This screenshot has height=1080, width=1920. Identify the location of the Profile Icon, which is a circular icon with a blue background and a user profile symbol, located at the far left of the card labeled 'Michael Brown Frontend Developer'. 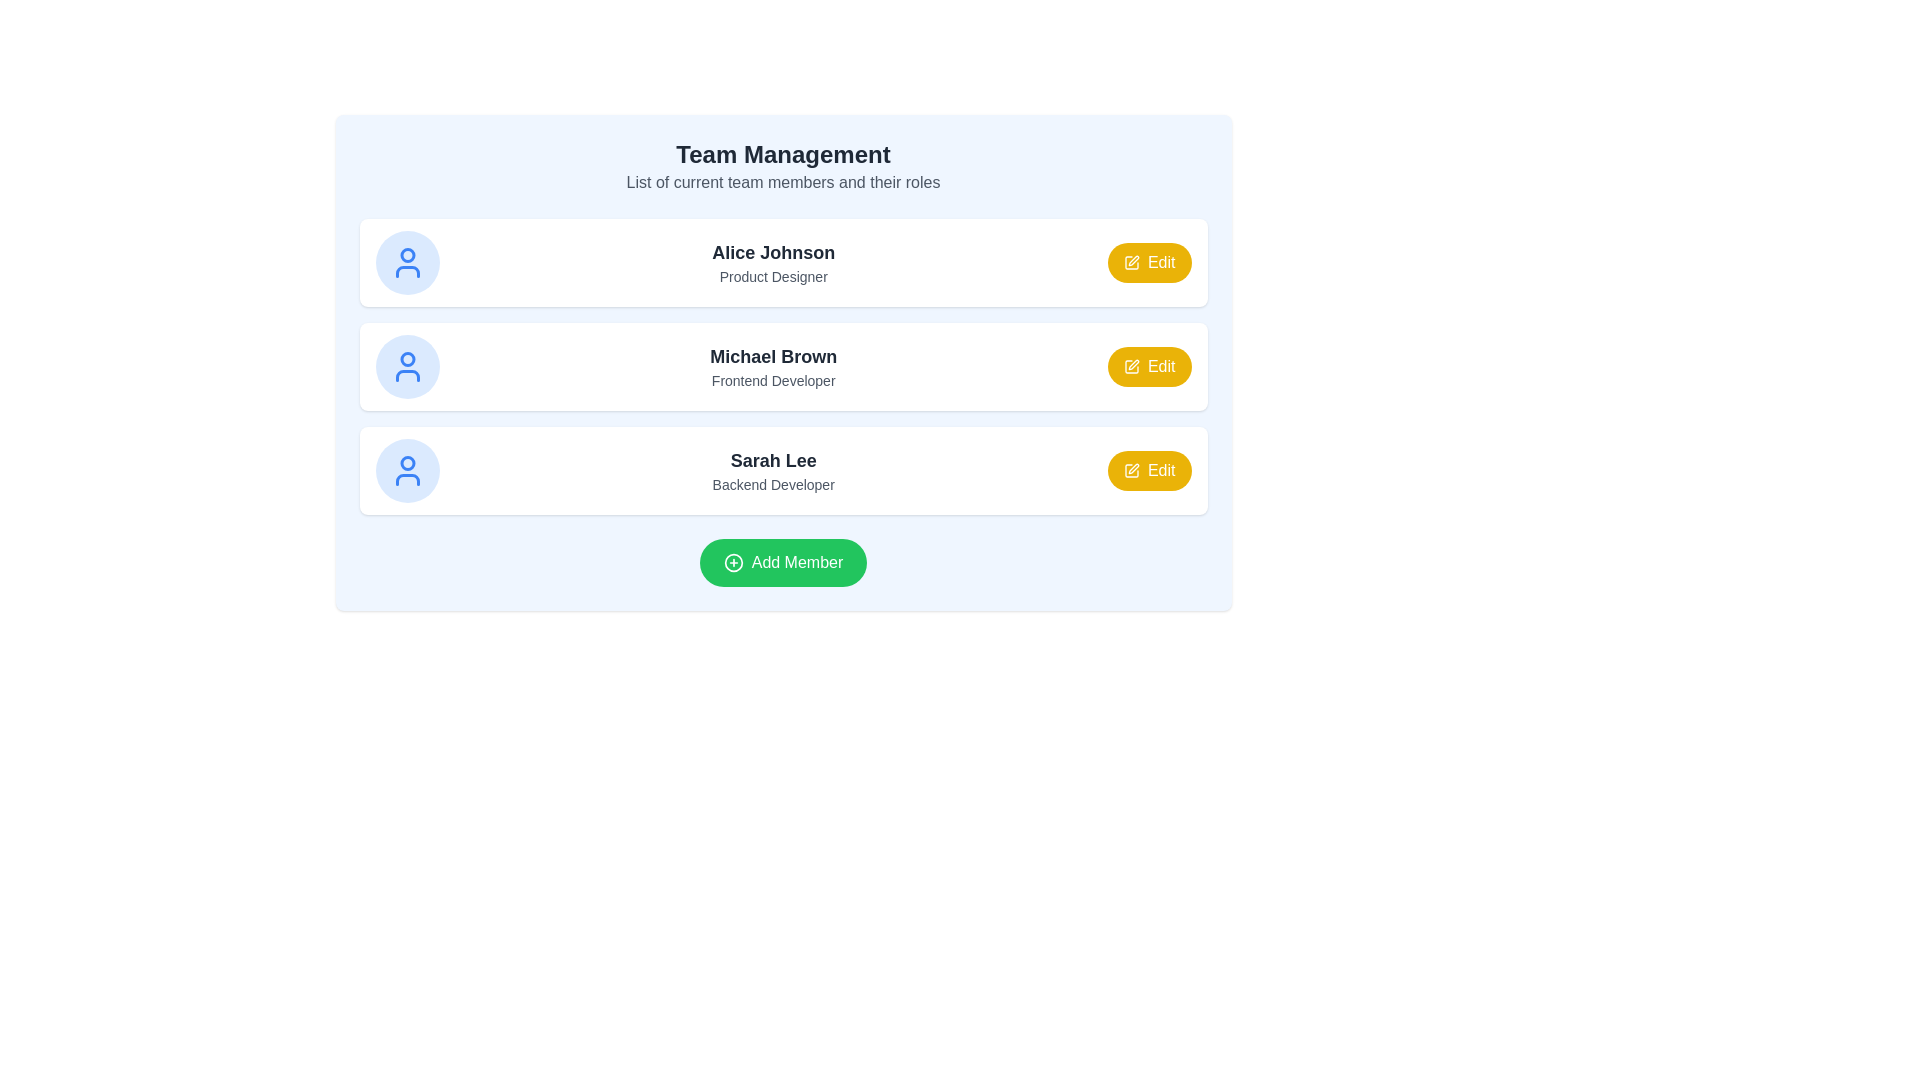
(406, 366).